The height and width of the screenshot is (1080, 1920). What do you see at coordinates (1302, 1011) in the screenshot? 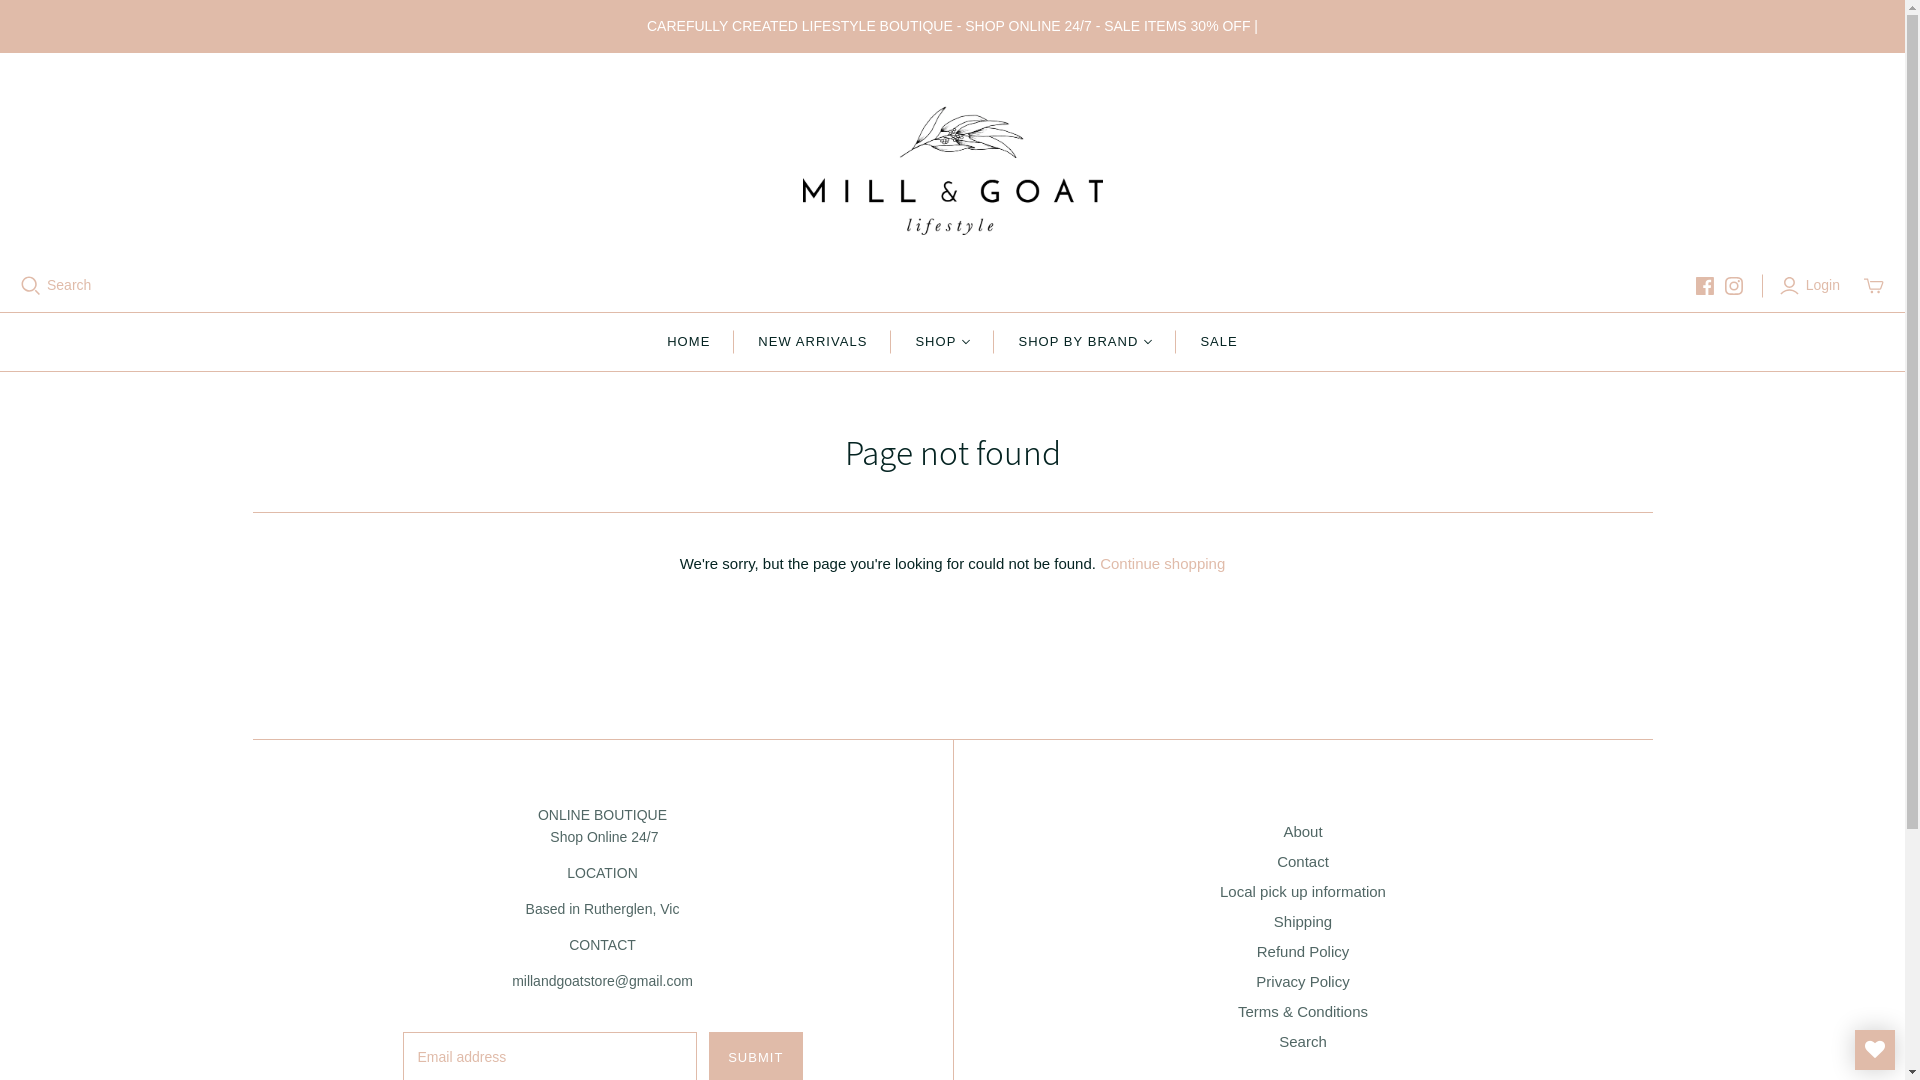
I see `'Terms & Conditions'` at bounding box center [1302, 1011].